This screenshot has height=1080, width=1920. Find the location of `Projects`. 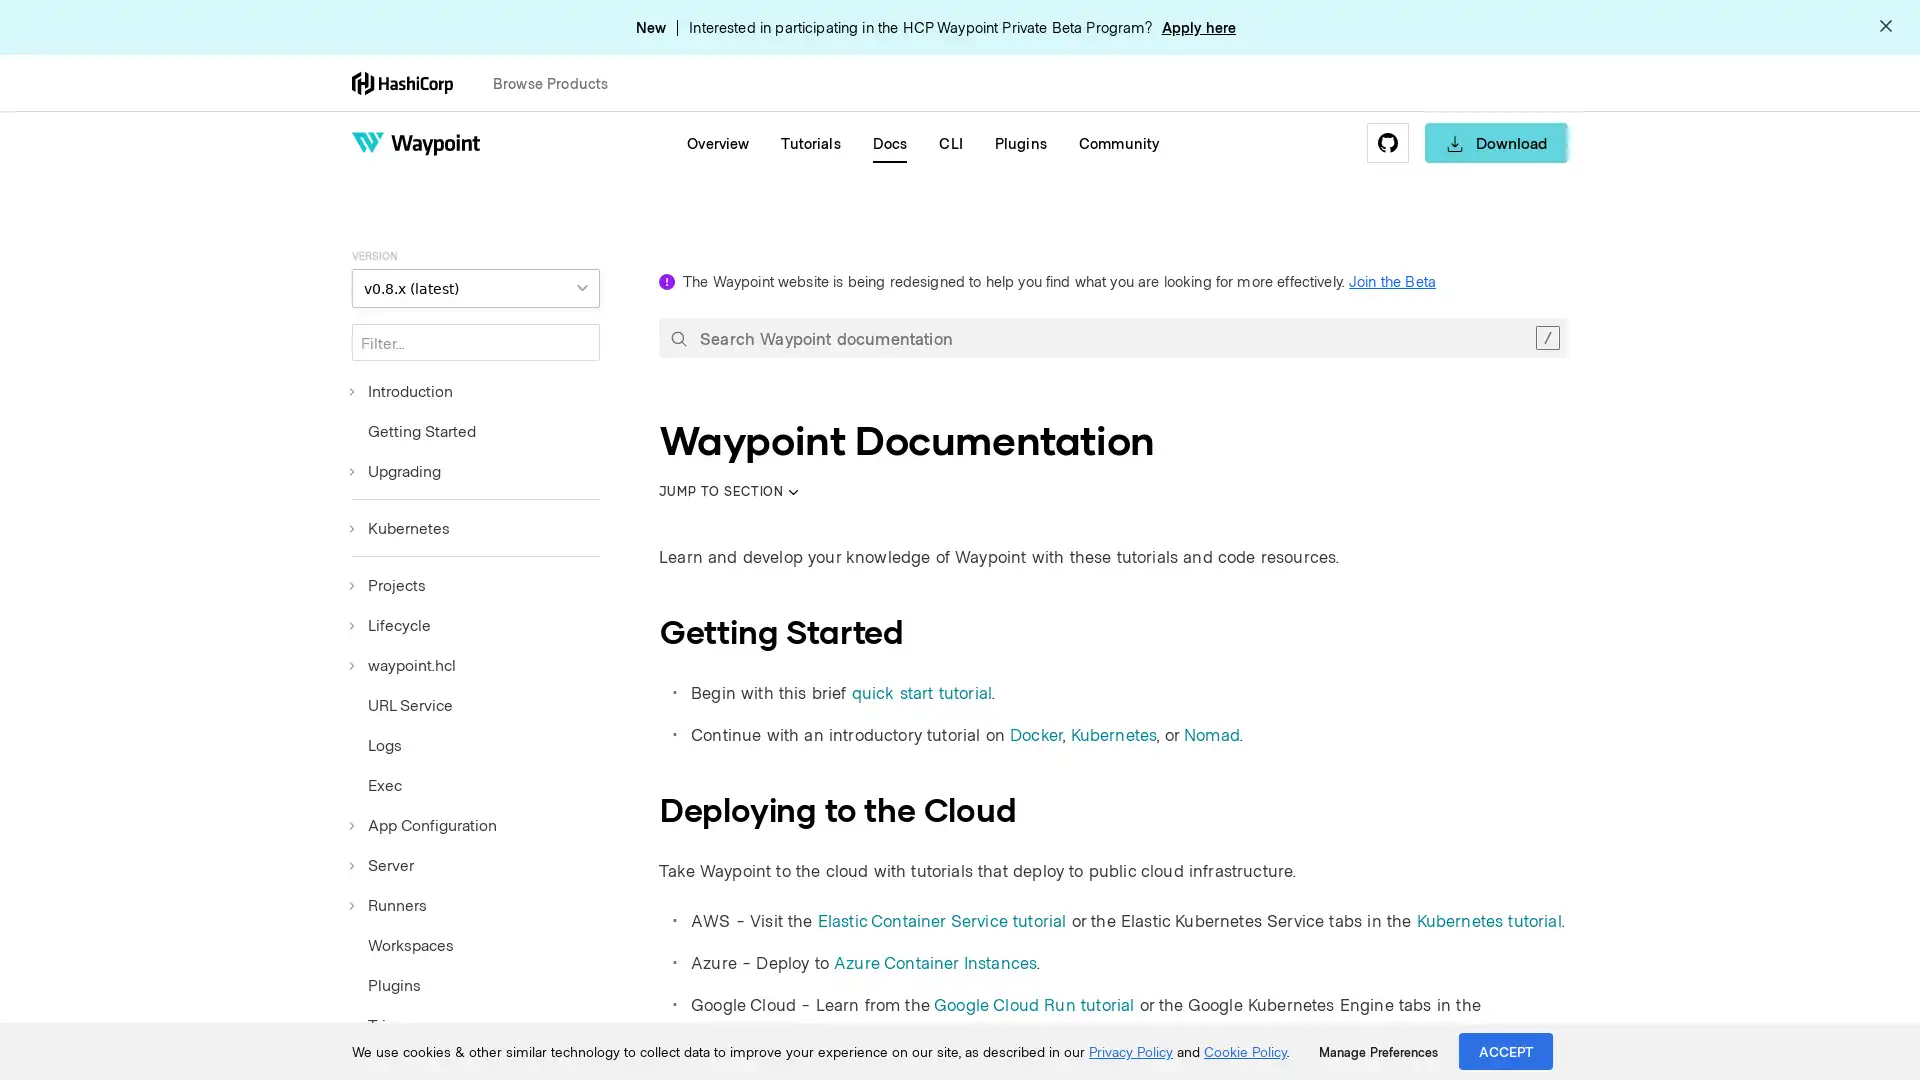

Projects is located at coordinates (388, 585).